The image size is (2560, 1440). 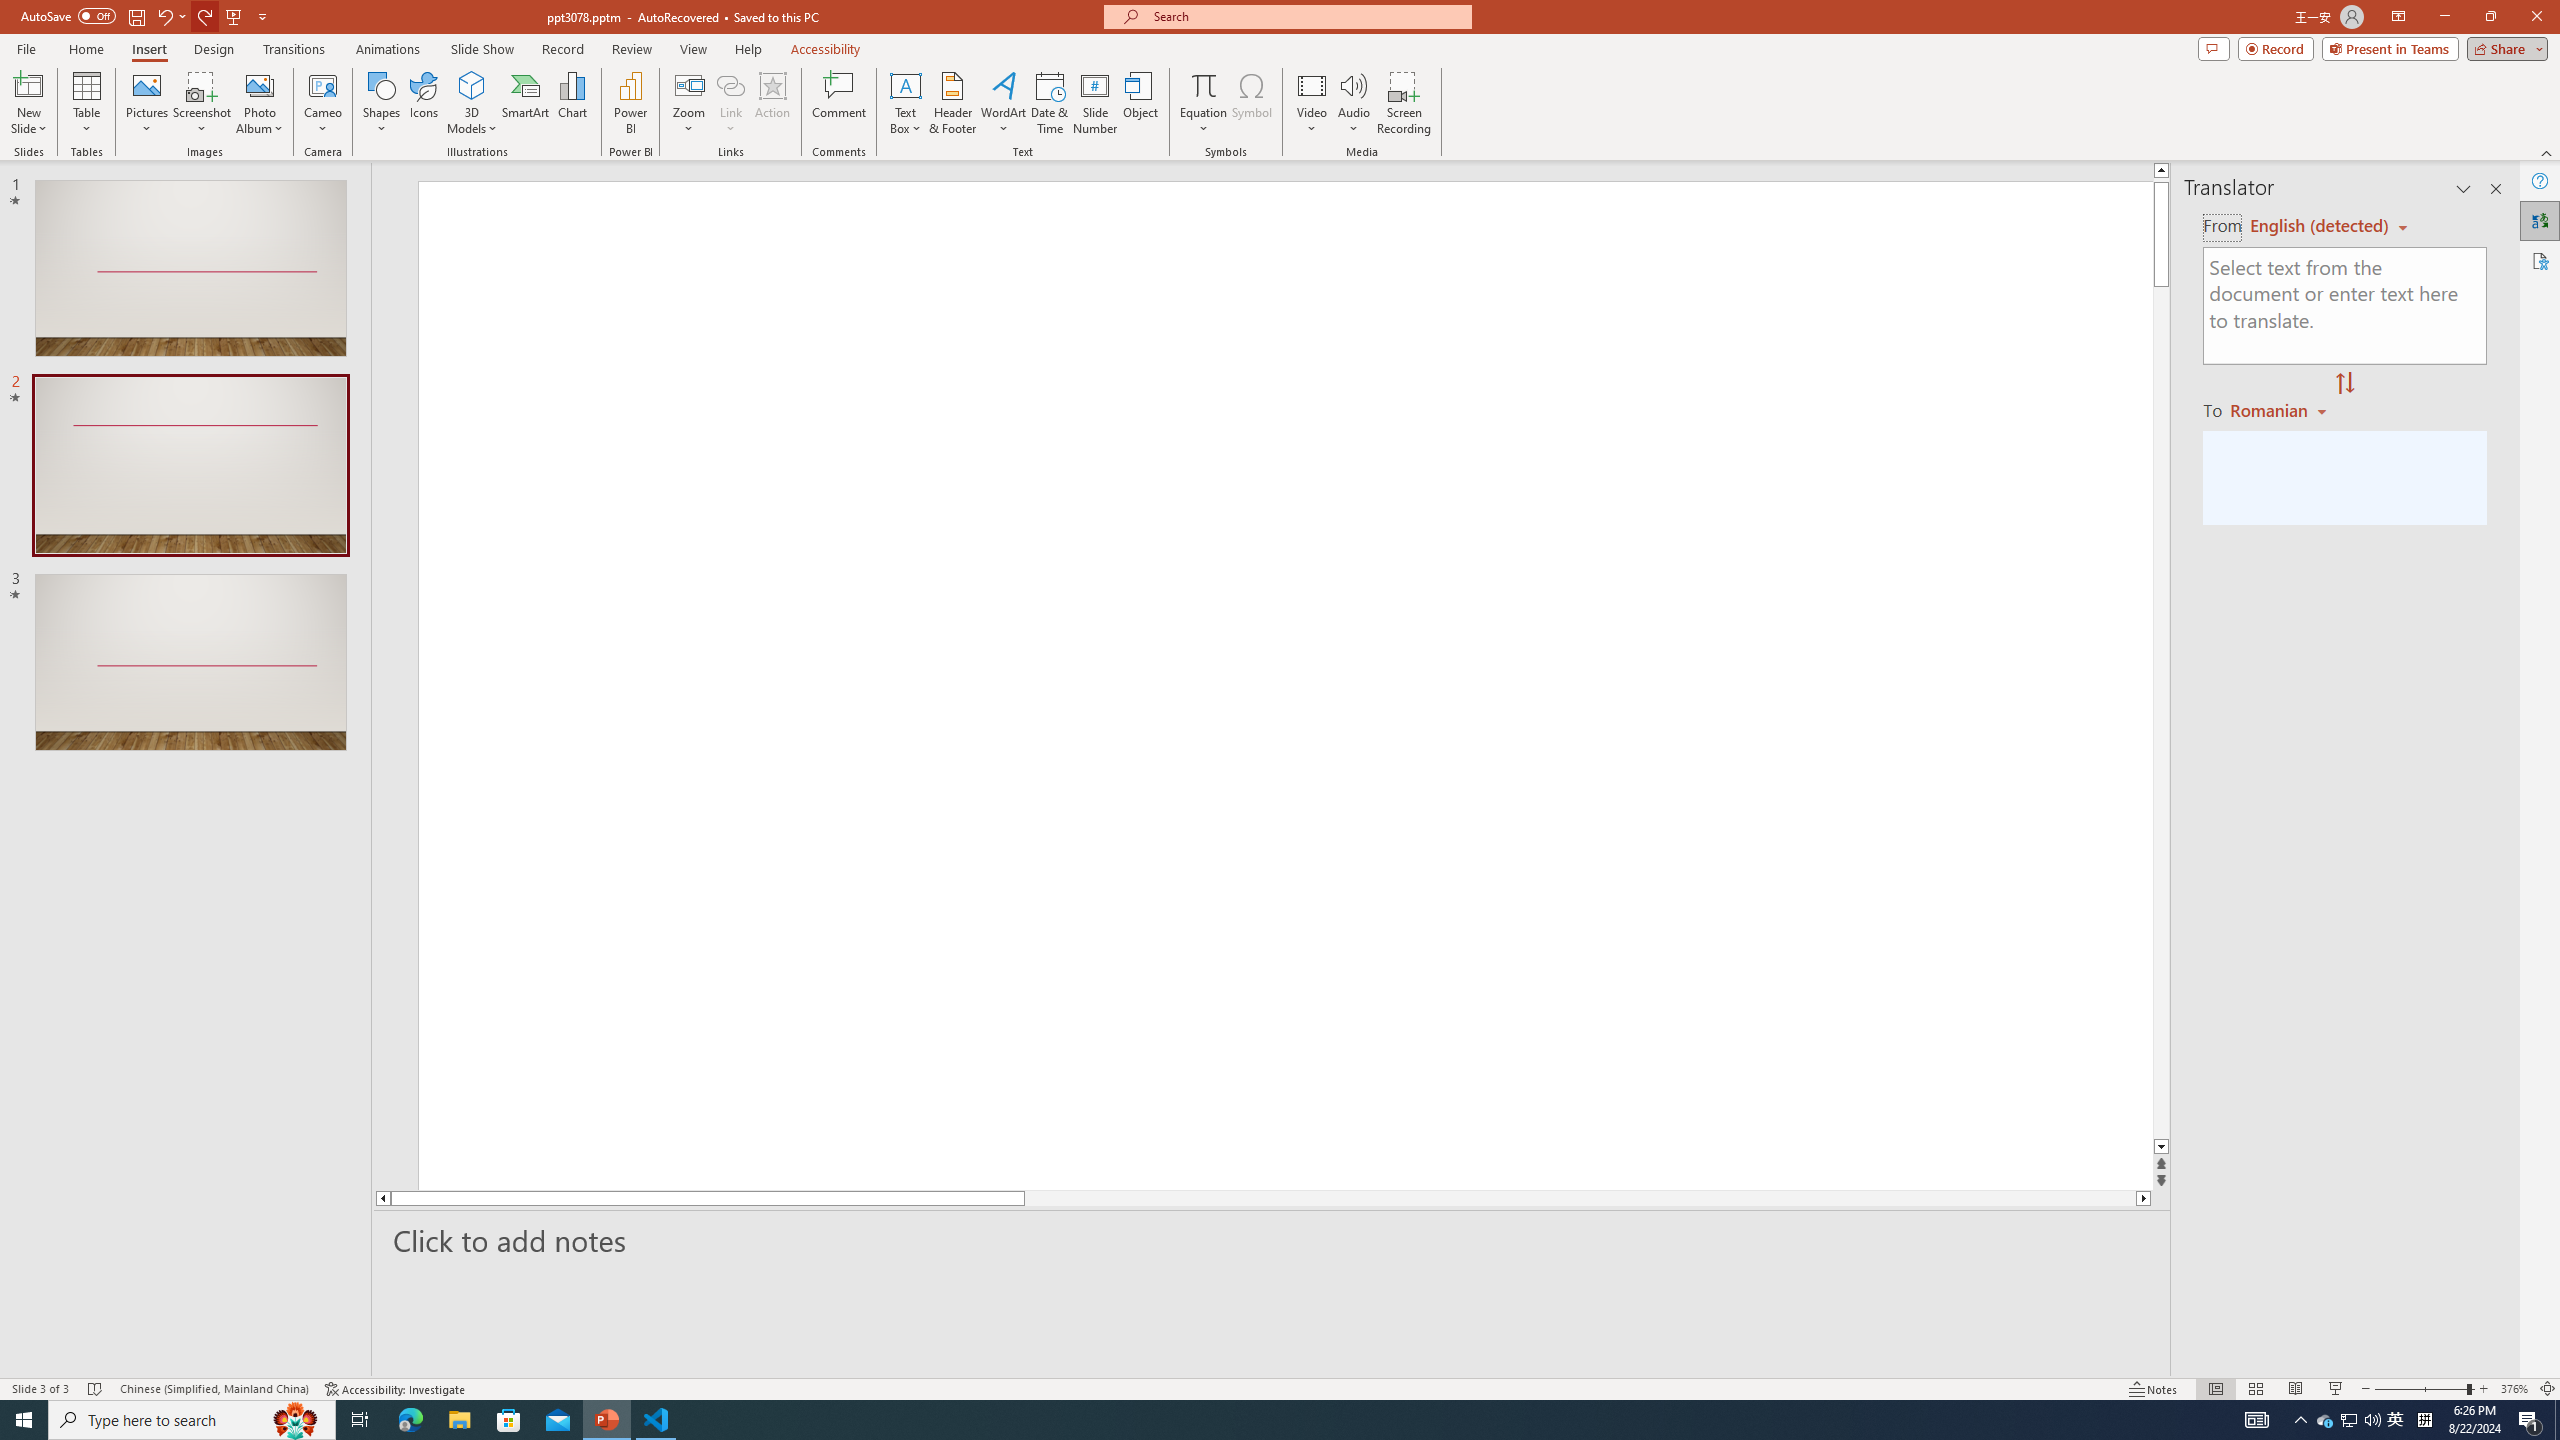 I want to click on 'WordArt', so click(x=1002, y=103).